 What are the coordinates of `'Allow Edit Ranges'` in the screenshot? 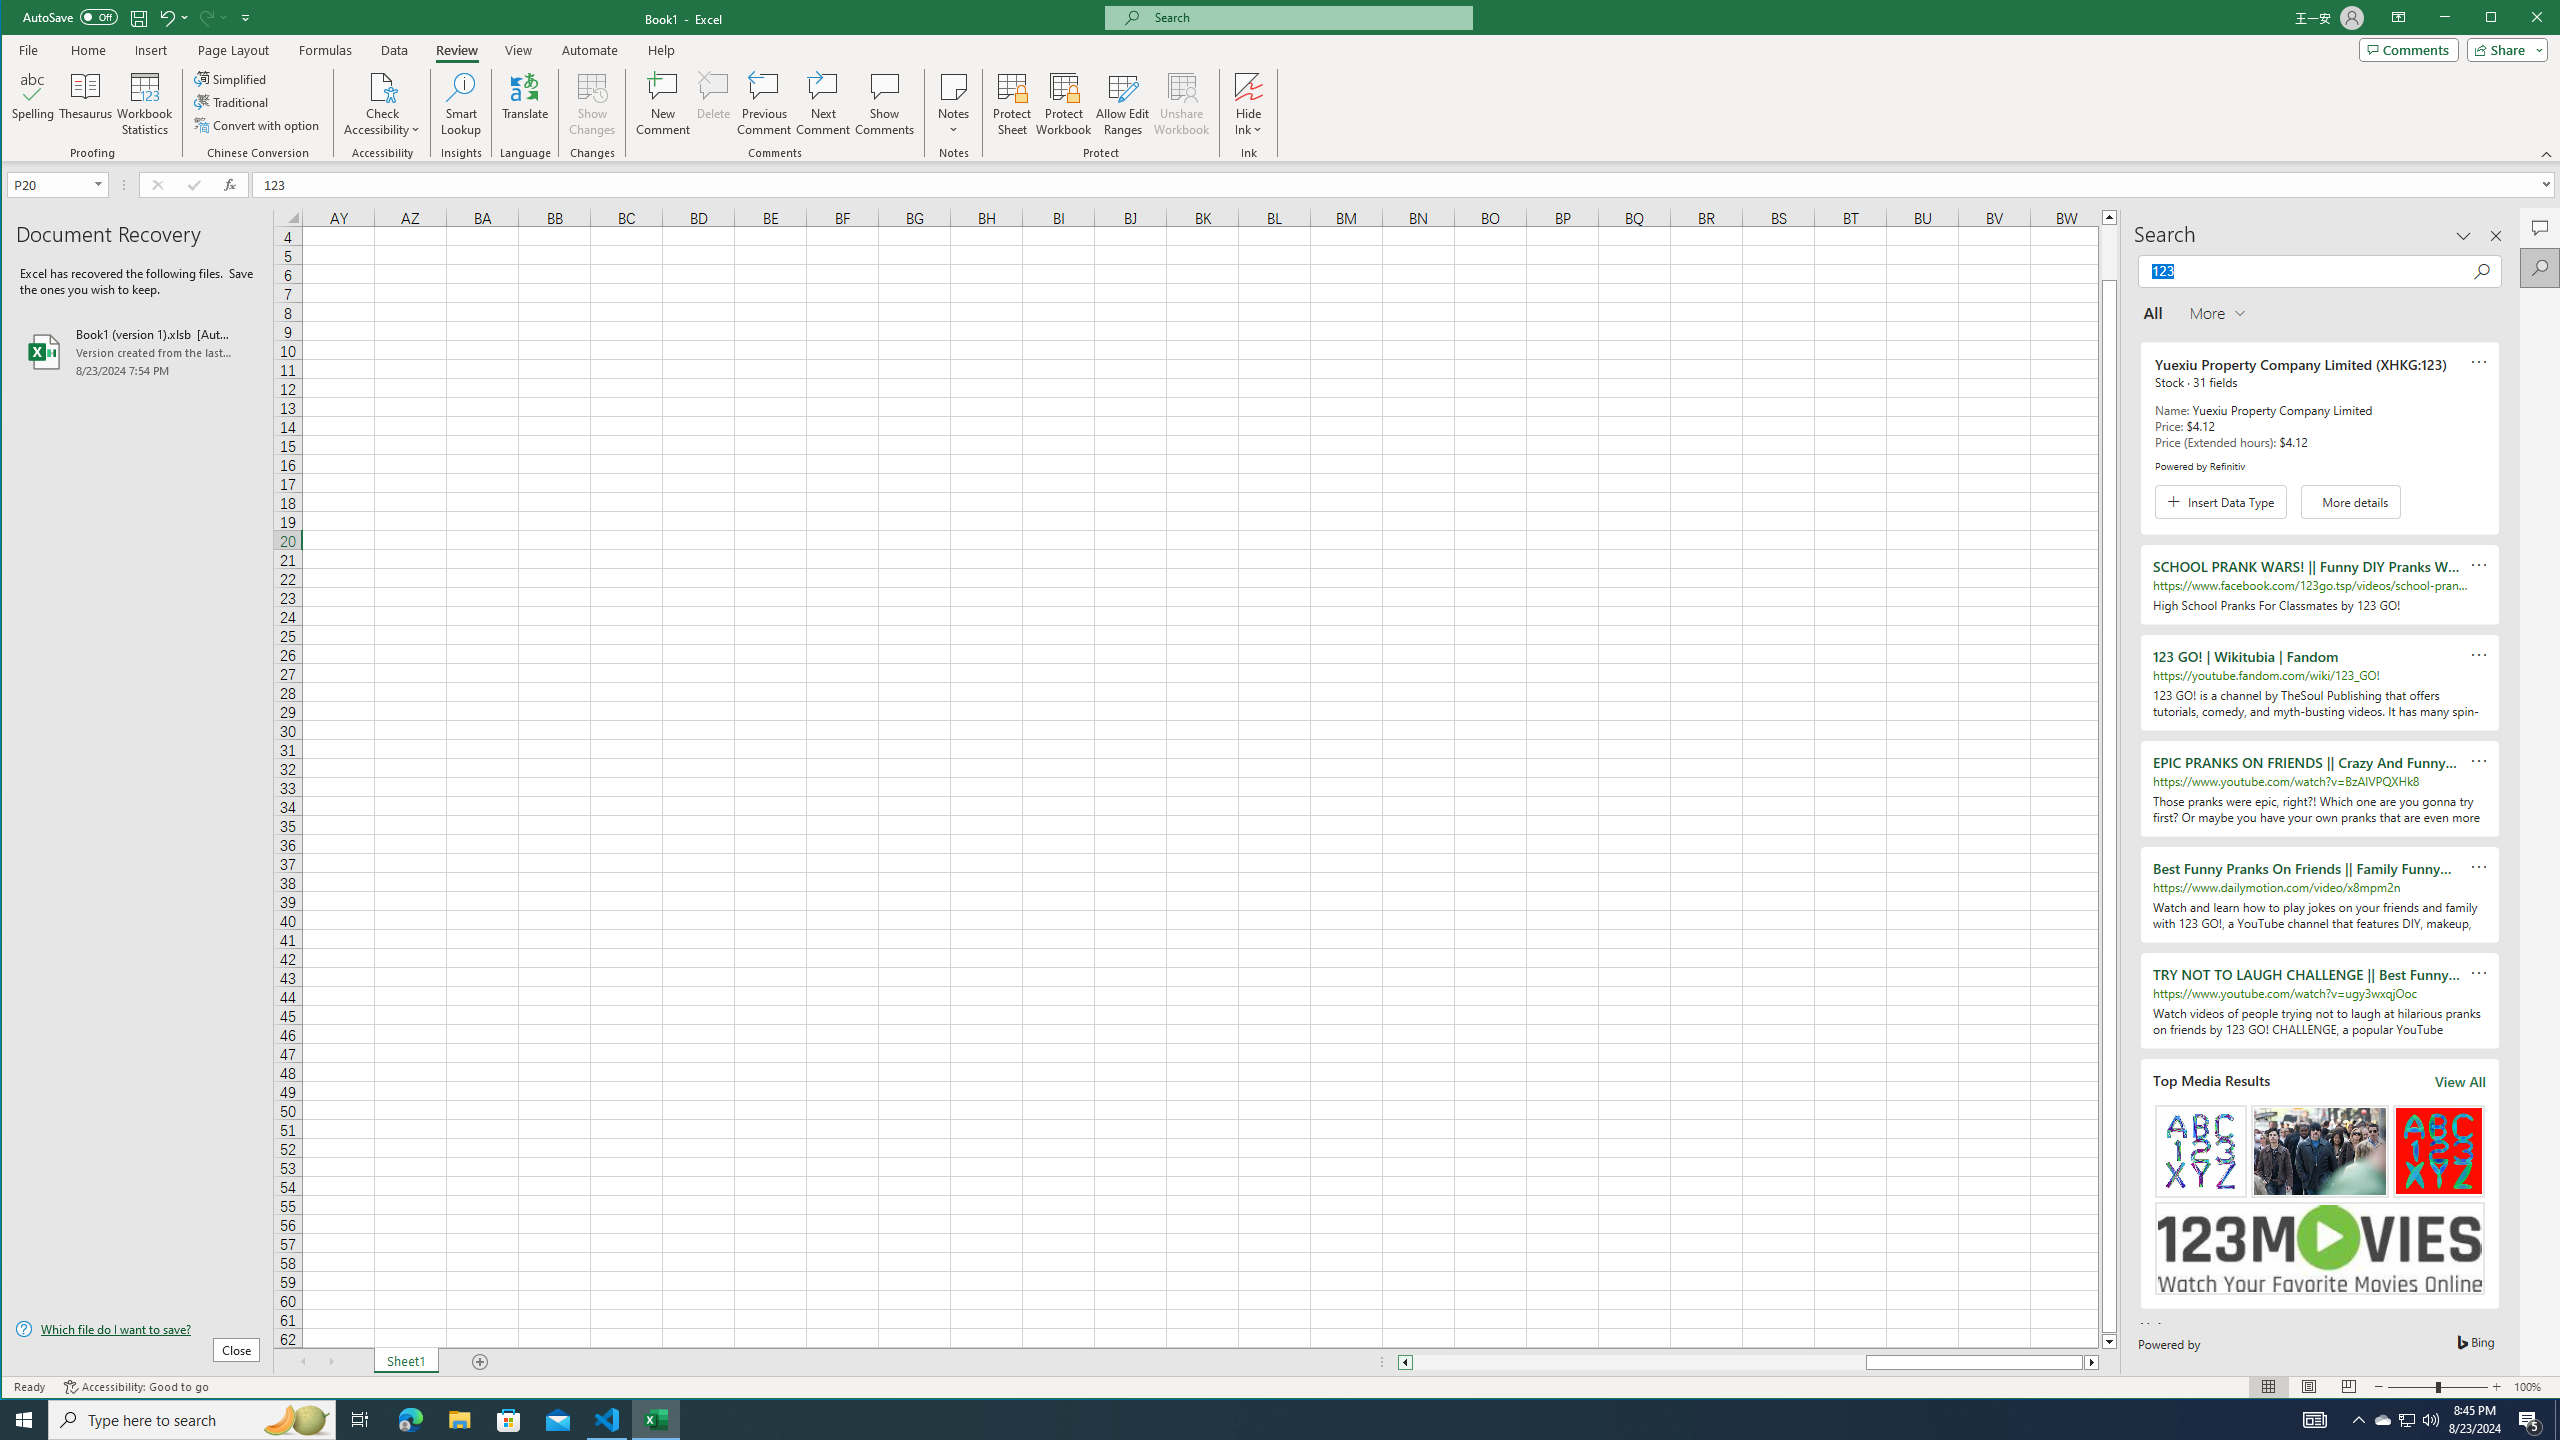 It's located at (1121, 103).